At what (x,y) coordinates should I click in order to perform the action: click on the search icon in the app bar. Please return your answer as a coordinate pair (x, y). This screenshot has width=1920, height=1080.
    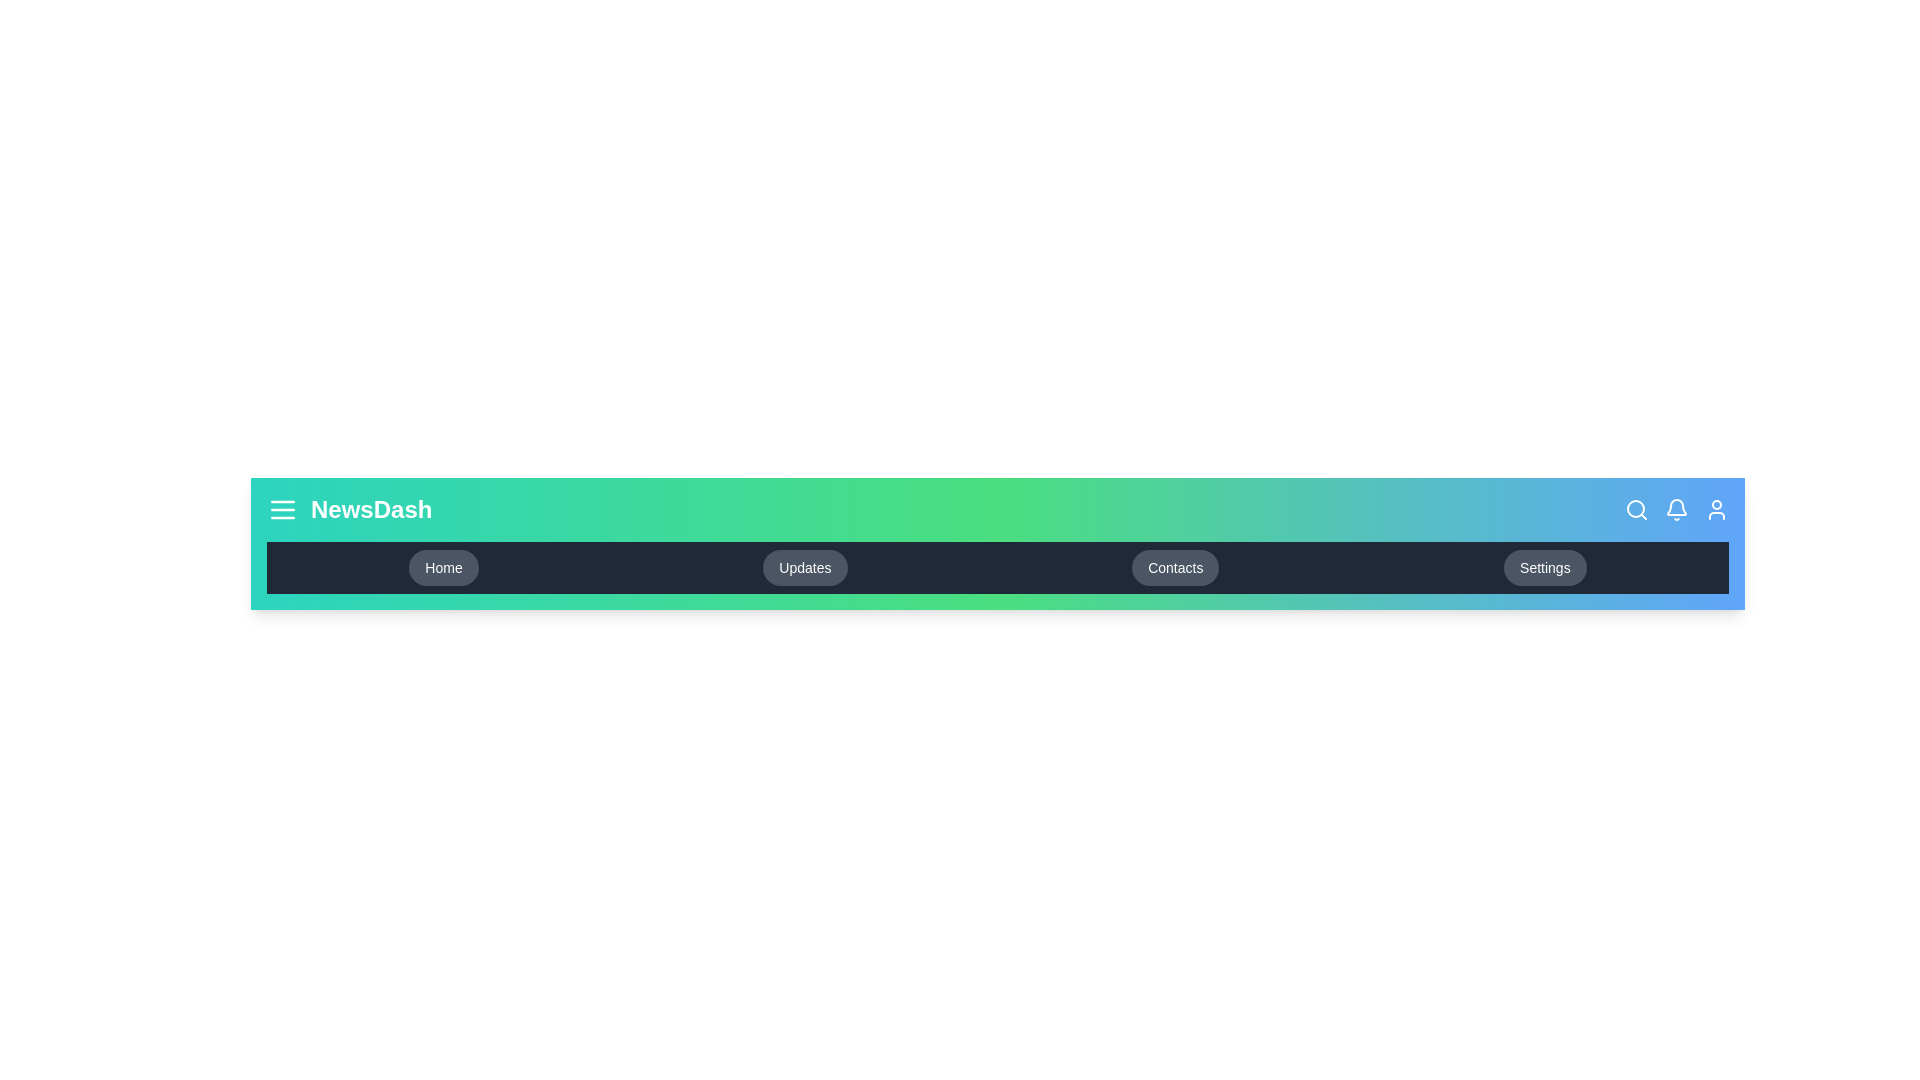
    Looking at the image, I should click on (1636, 508).